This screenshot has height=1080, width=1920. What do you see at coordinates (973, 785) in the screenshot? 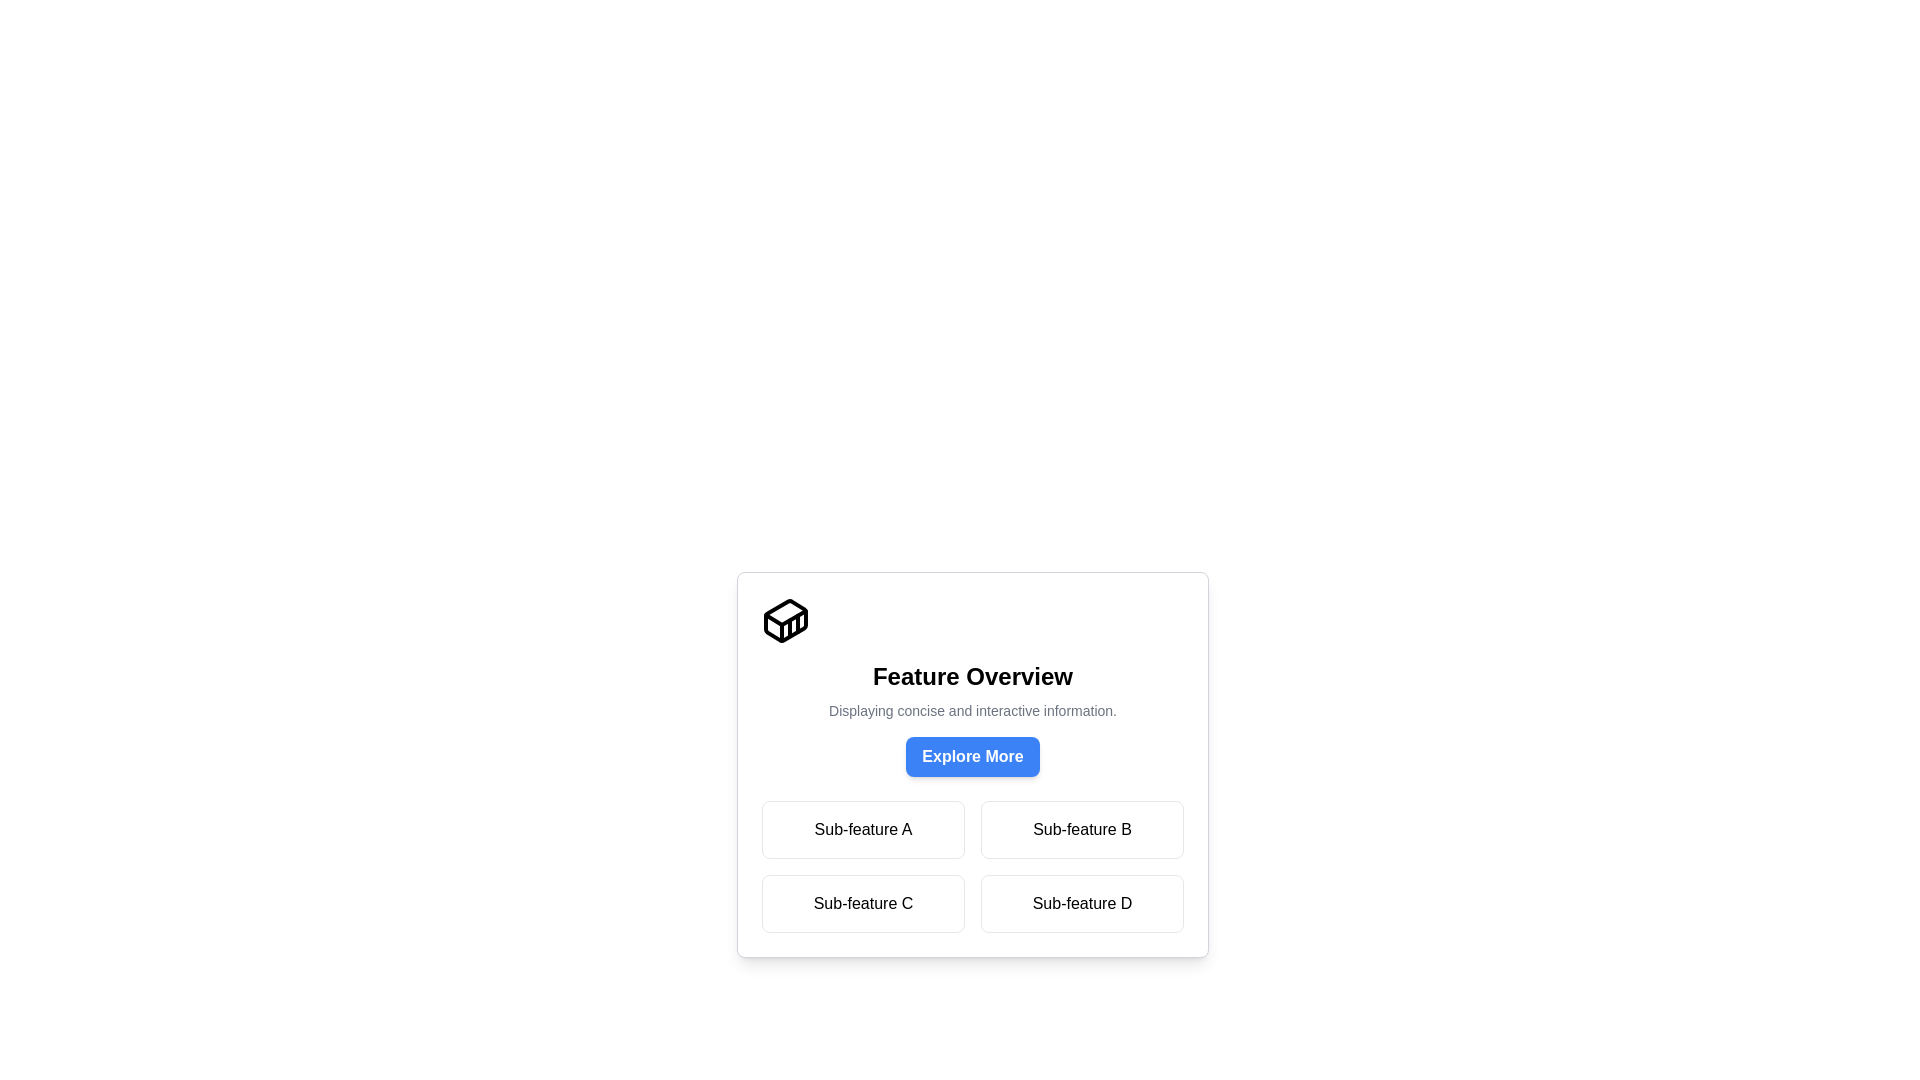
I see `descriptive content of the 'Feature Overview' dialog box, which includes the title and description, as well as the options available in the grid layout` at bounding box center [973, 785].